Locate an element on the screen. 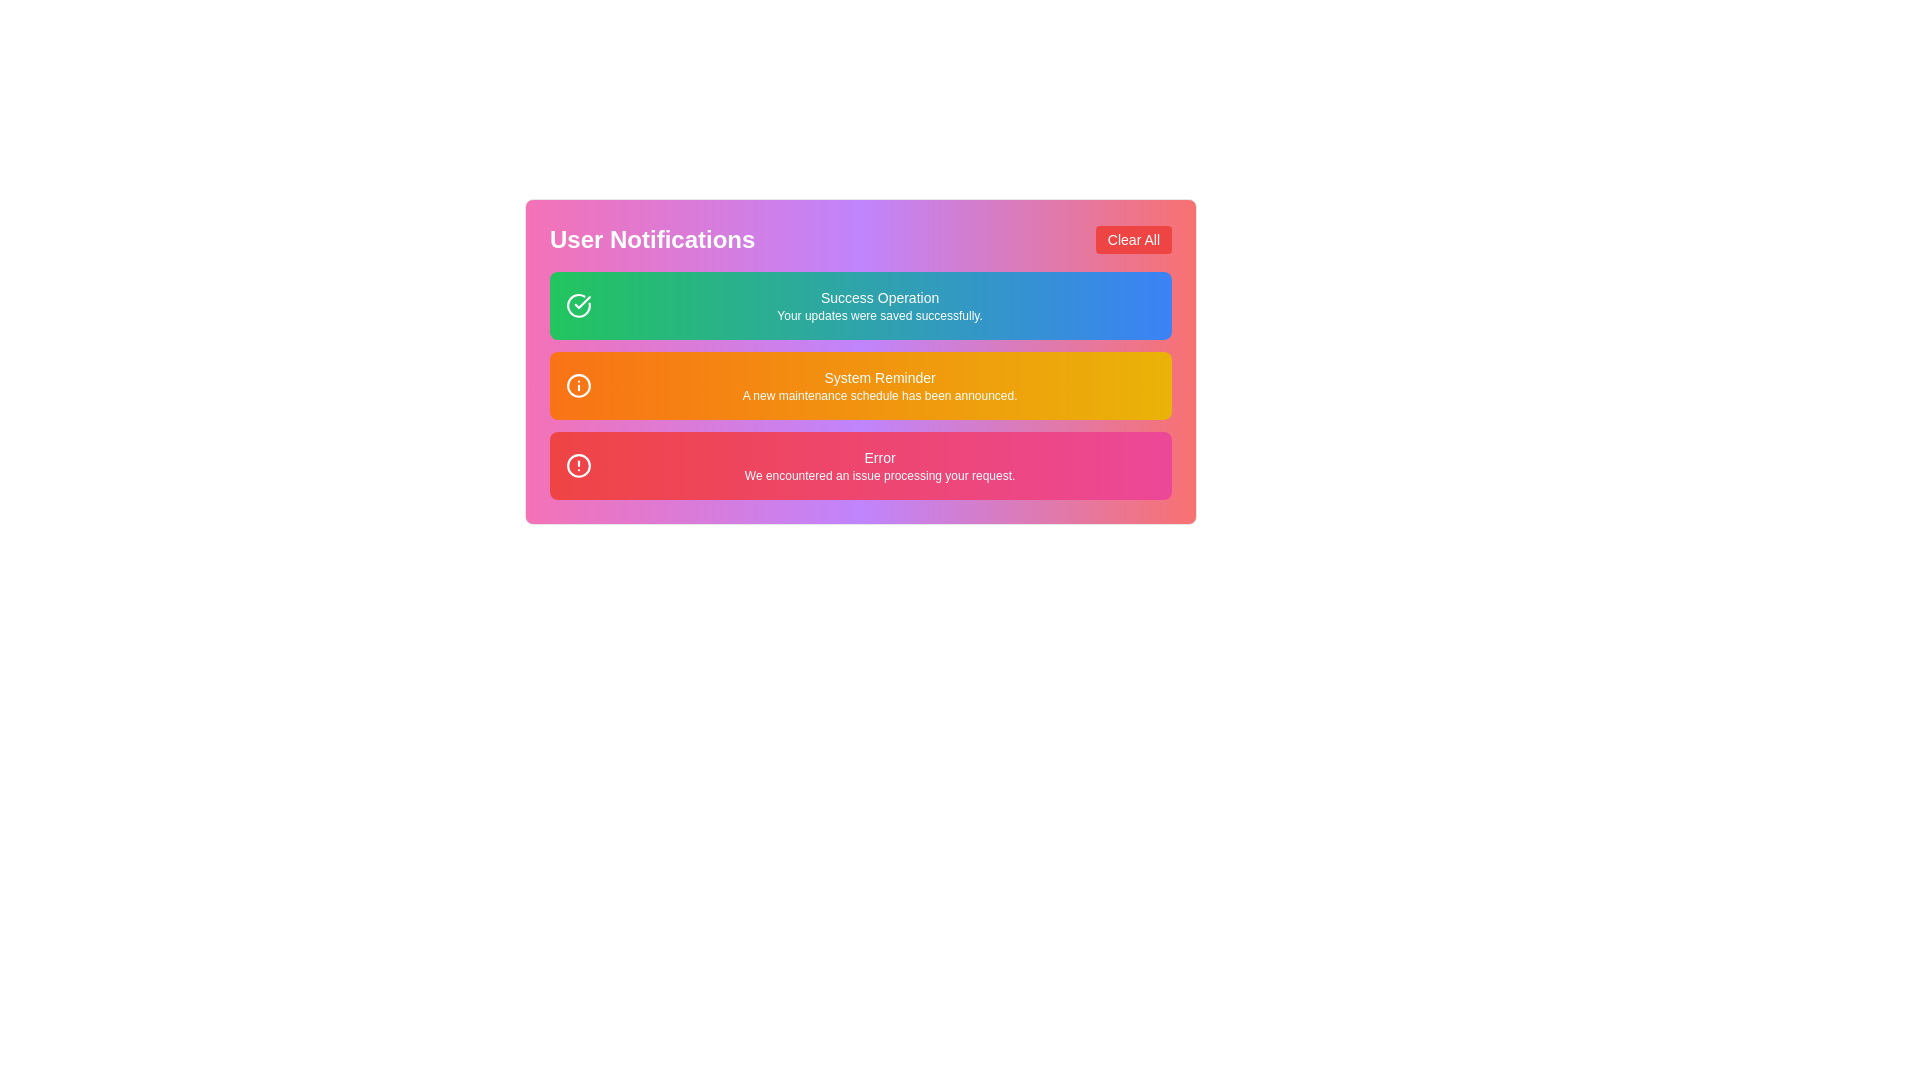 The image size is (1920, 1080). the state of the circular alert icon with a prominent alert symbol, located at the leftmost part of the 'Error' notification section is located at coordinates (578, 466).